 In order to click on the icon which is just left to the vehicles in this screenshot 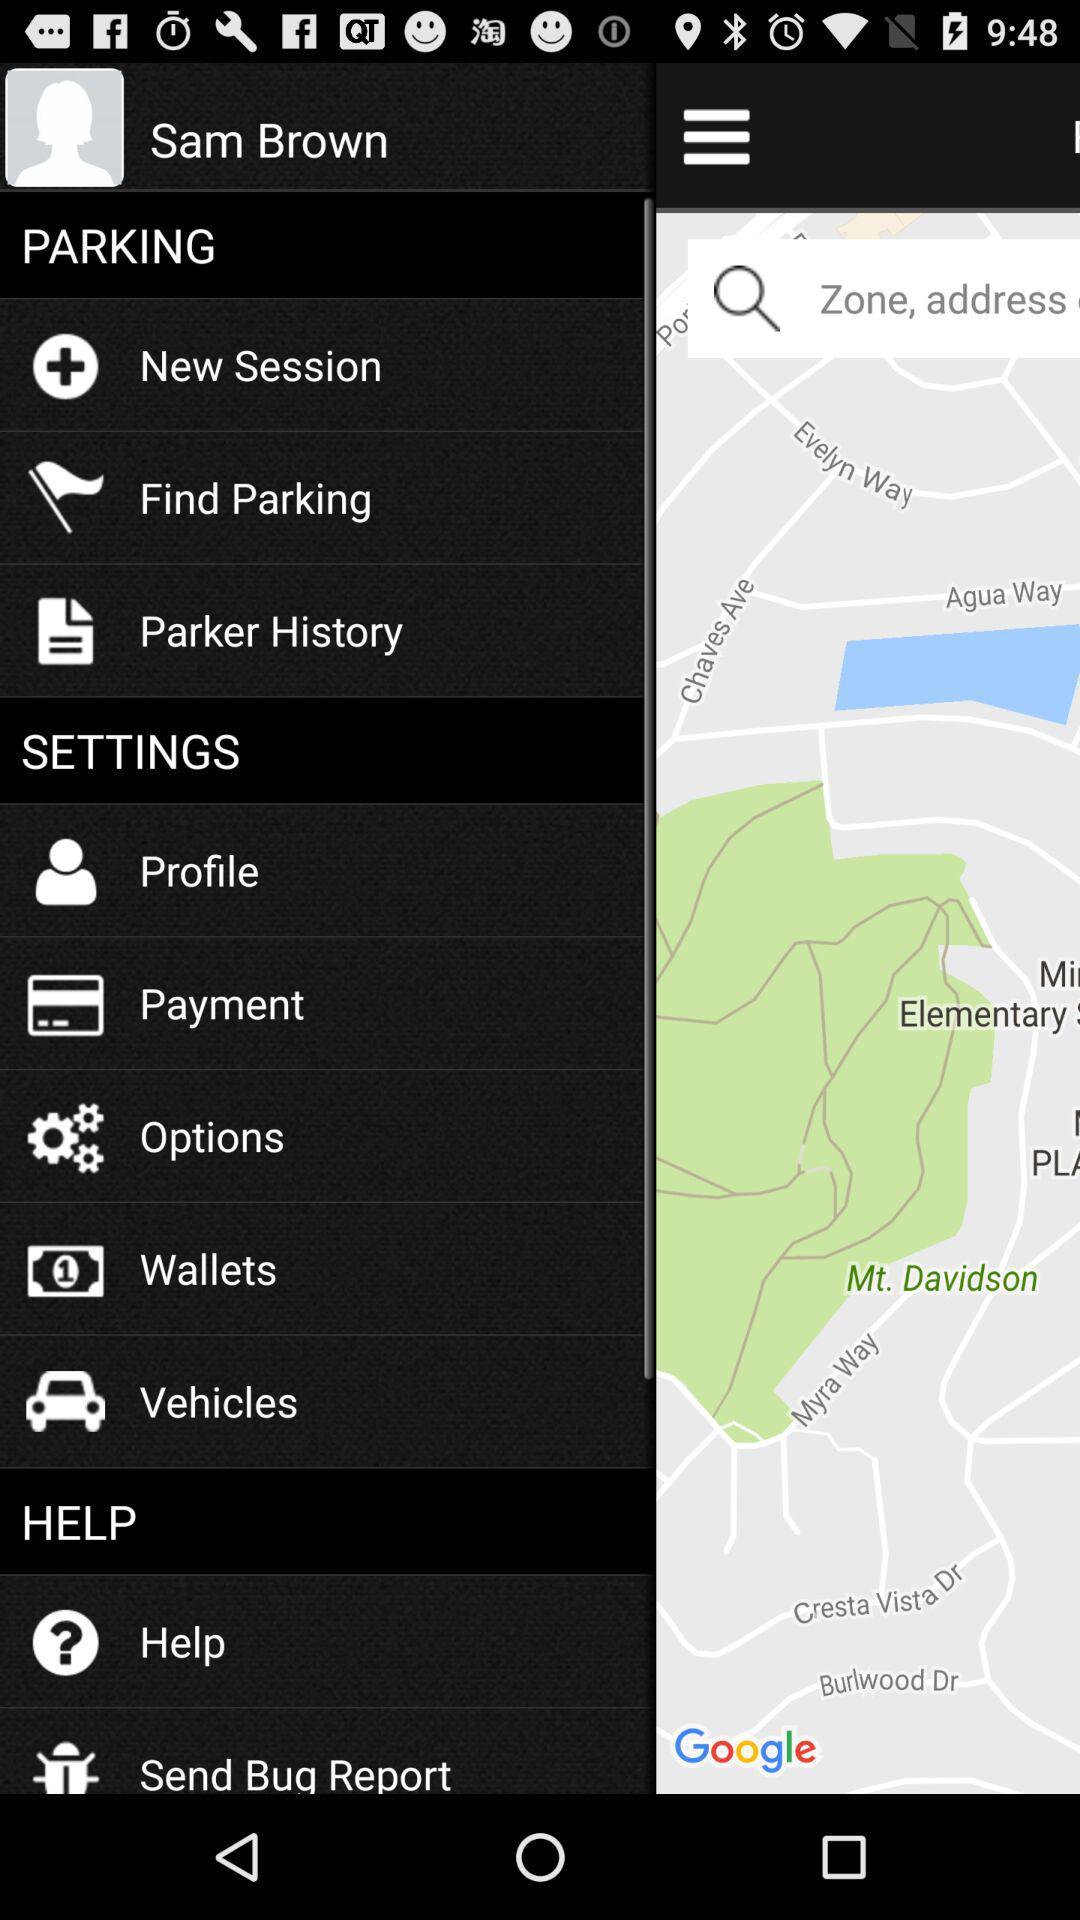, I will do `click(64, 1400)`.